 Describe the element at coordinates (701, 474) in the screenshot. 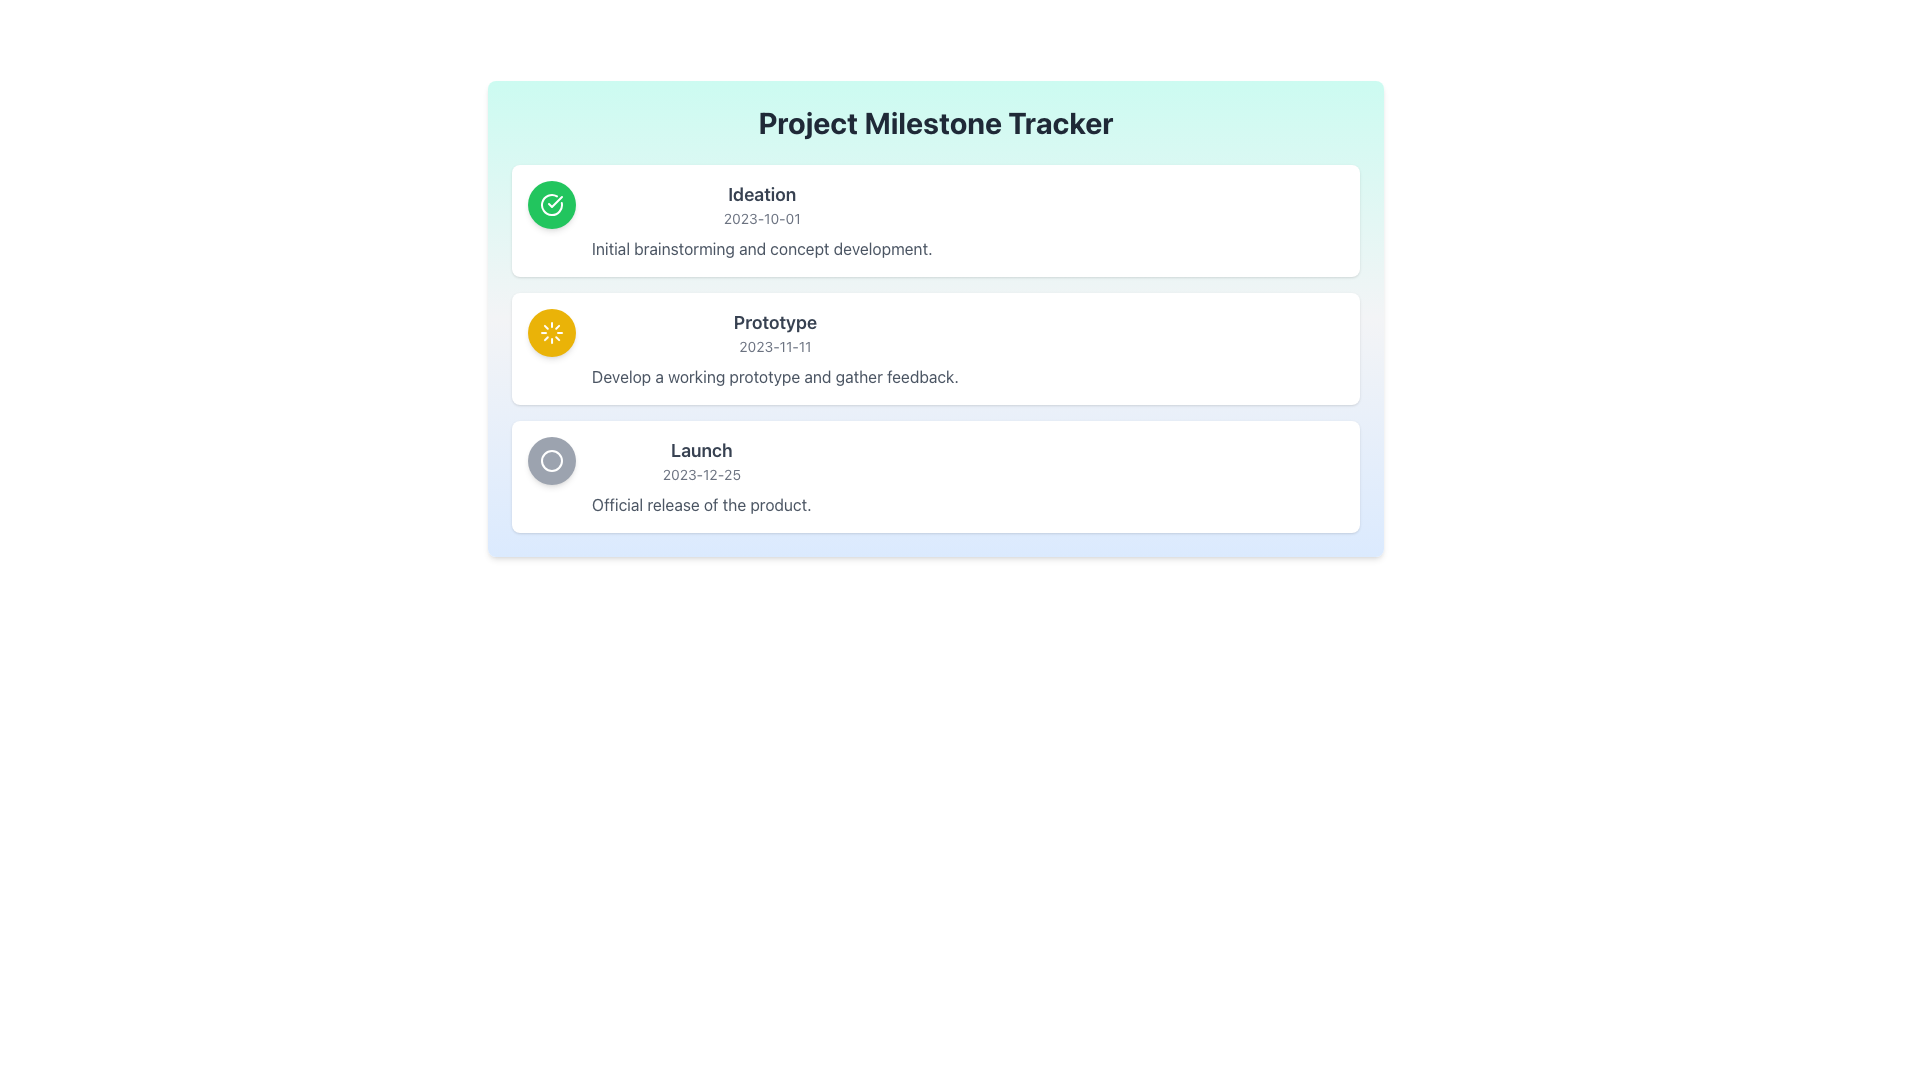

I see `static text element displaying the date '2023-12-25', which is styled in a smaller gray font and positioned below the 'Launch' heading` at that location.